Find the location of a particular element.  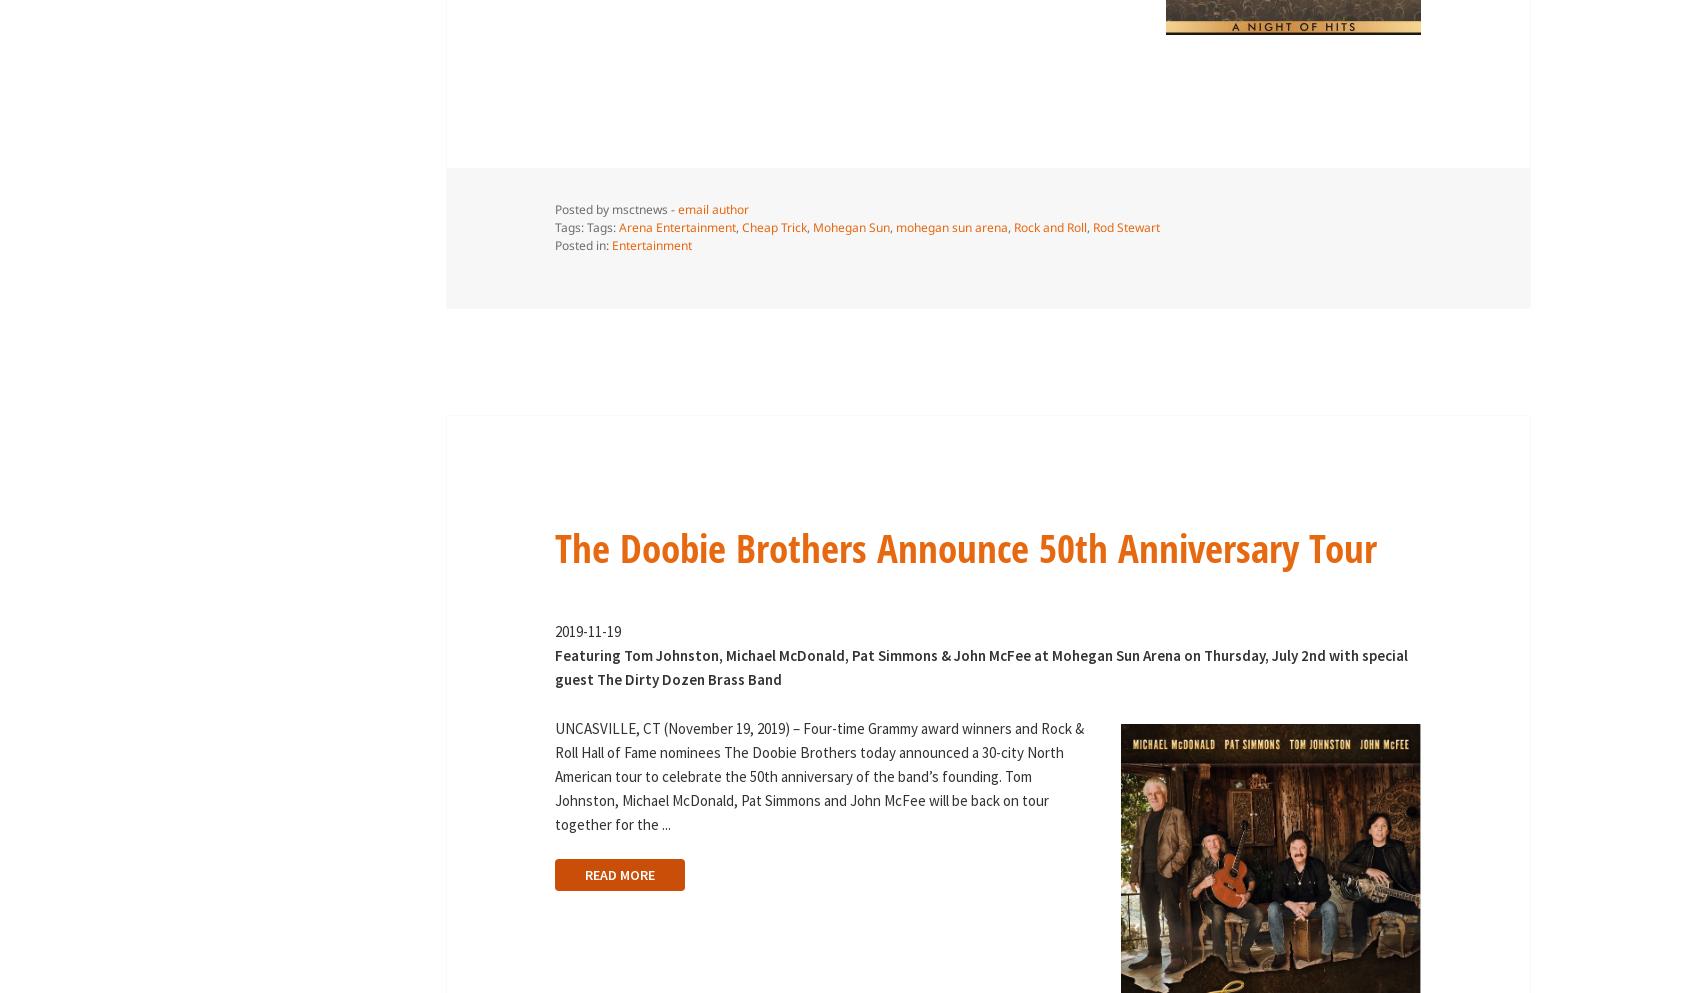

'Tags: Tags:' is located at coordinates (553, 226).